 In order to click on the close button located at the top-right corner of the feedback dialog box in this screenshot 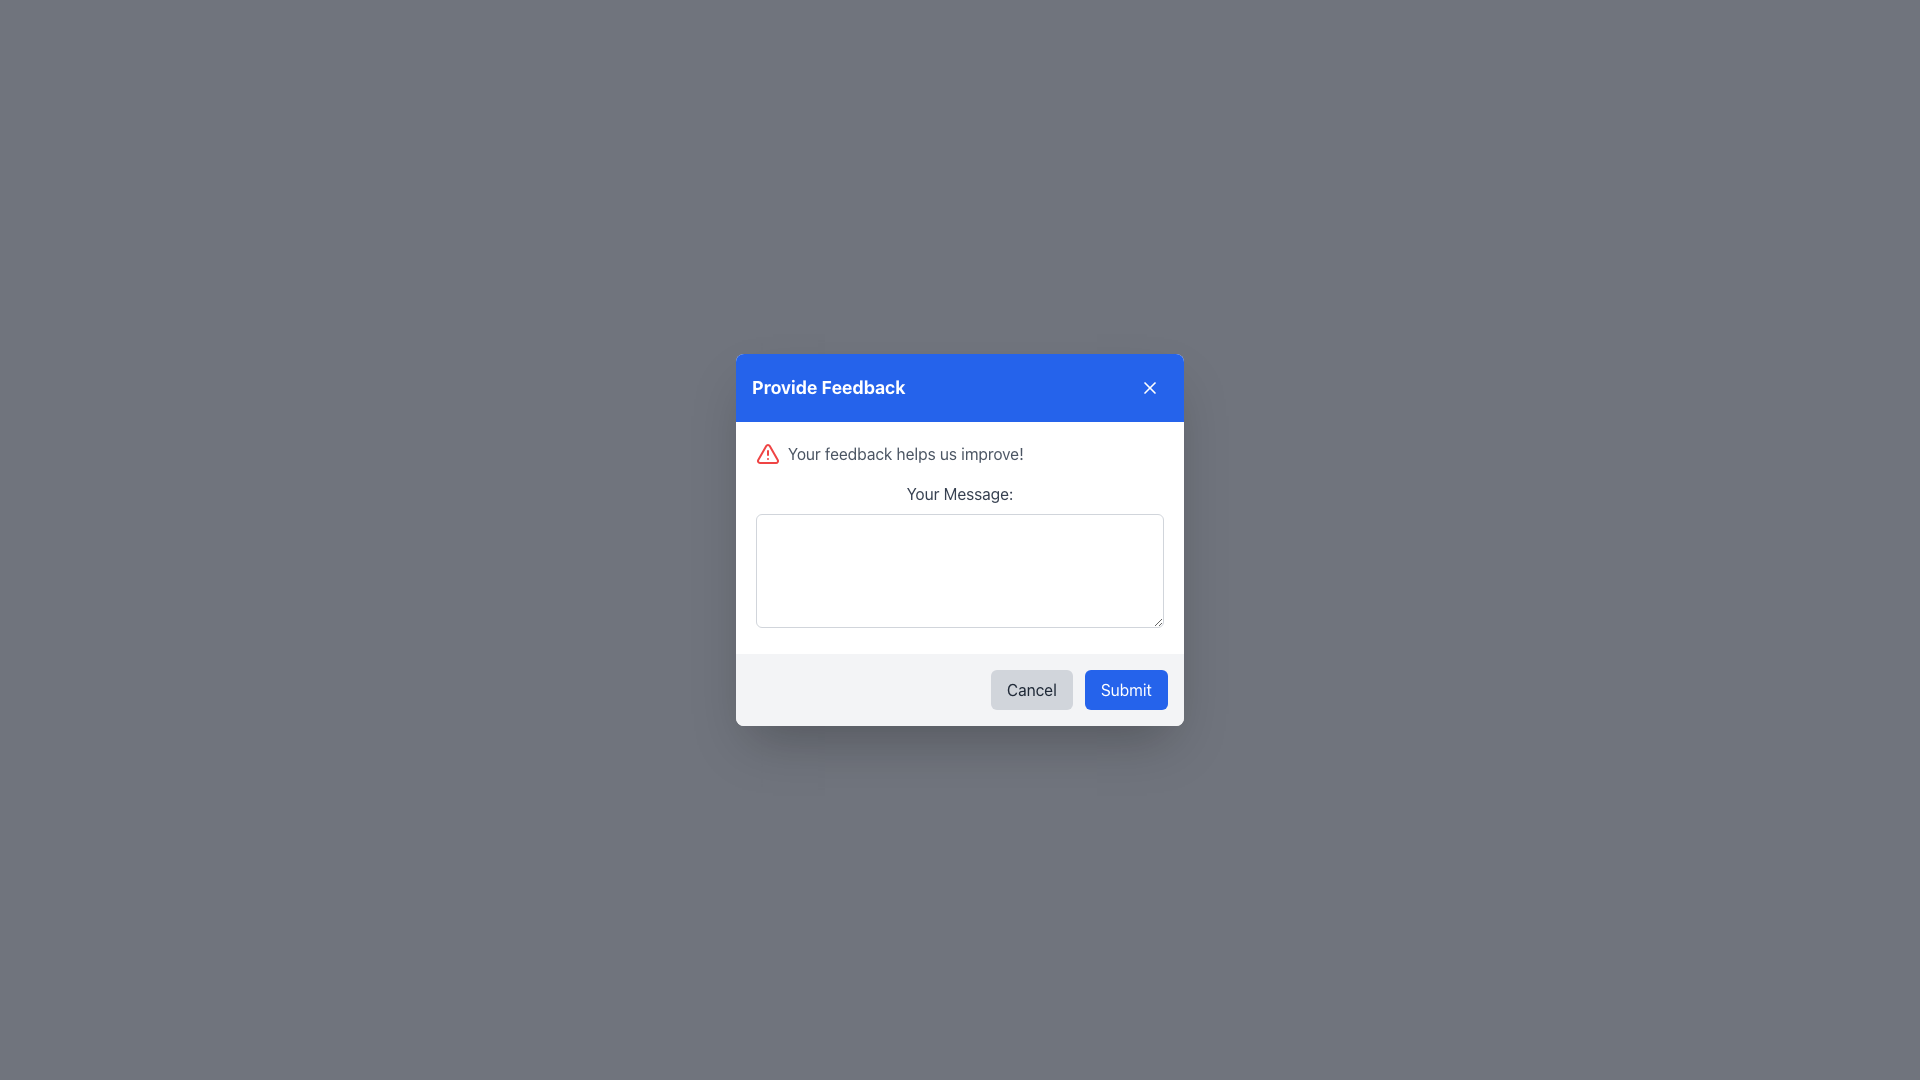, I will do `click(1150, 388)`.